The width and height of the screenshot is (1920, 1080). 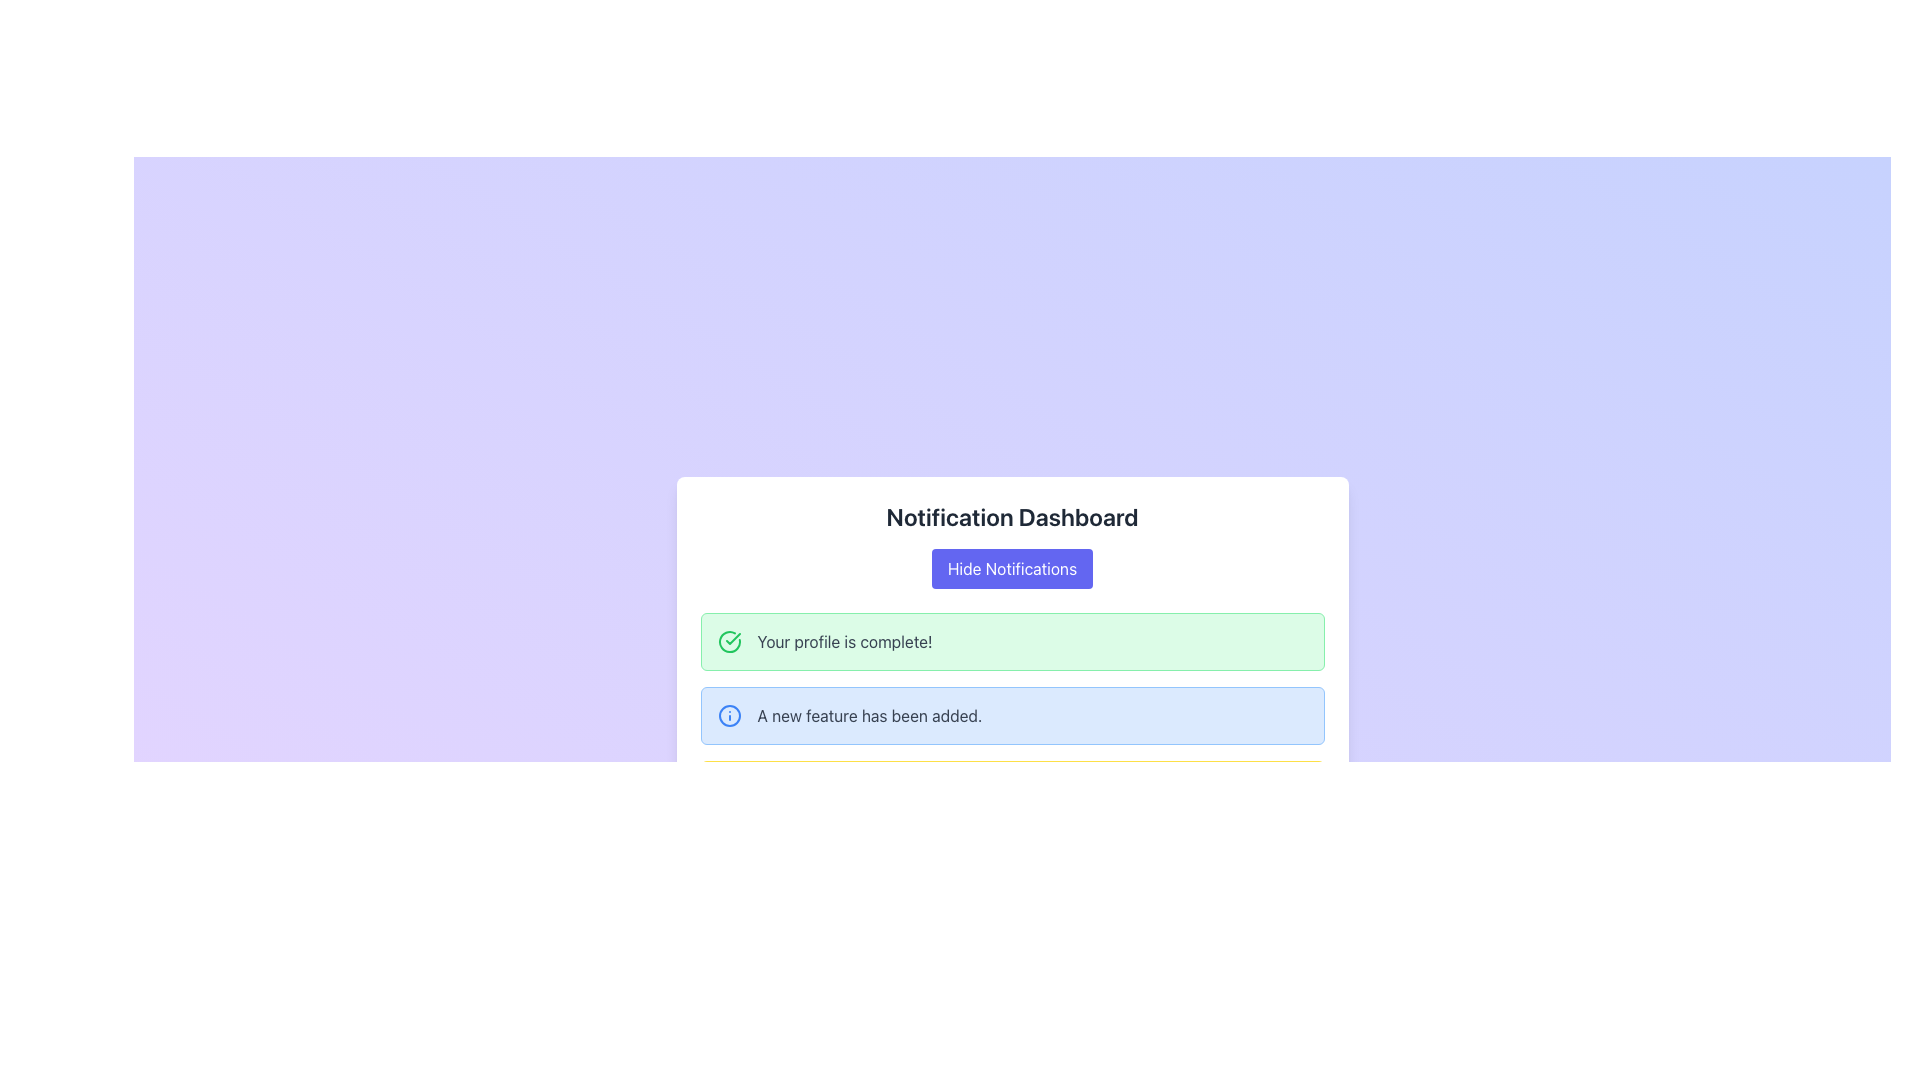 What do you see at coordinates (732, 639) in the screenshot?
I see `the success notification icon located in the top notification message area, which indicates a completed action` at bounding box center [732, 639].